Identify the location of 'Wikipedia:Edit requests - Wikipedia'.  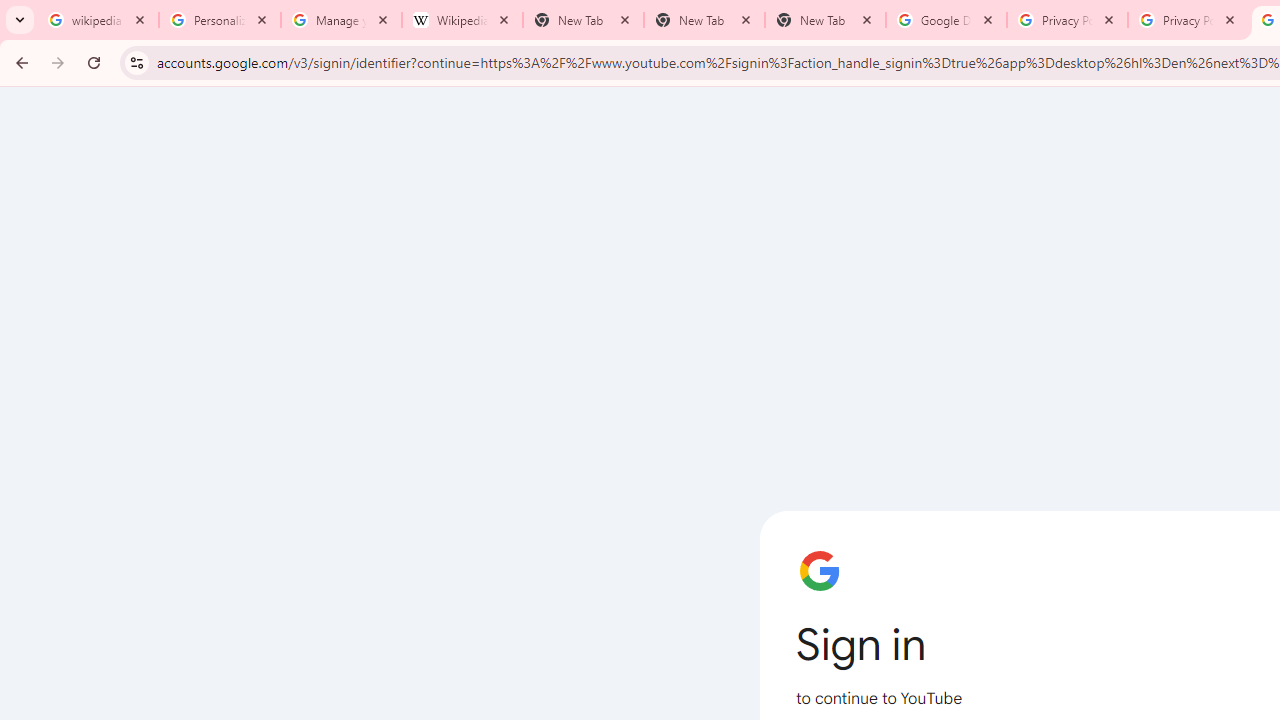
(461, 20).